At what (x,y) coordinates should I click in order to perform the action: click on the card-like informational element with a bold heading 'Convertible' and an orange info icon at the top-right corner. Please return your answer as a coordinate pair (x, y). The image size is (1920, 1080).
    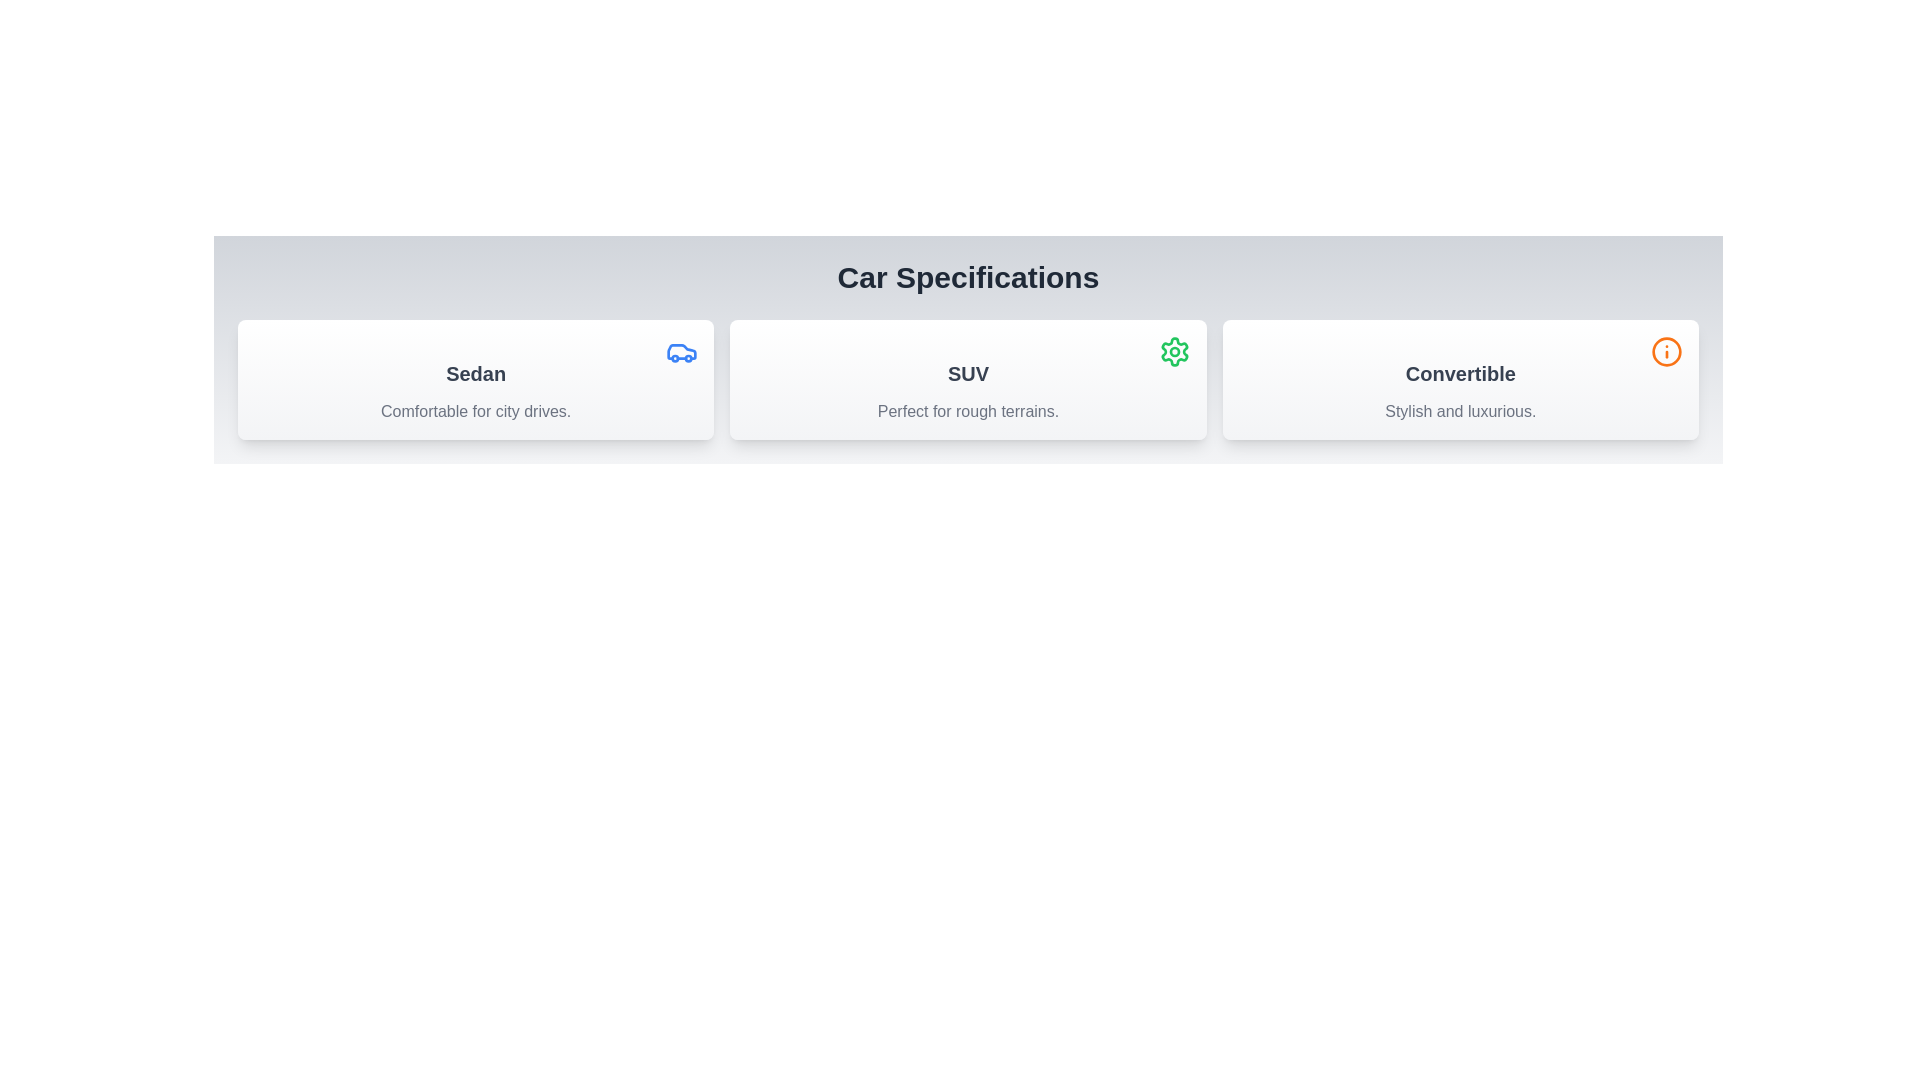
    Looking at the image, I should click on (1460, 380).